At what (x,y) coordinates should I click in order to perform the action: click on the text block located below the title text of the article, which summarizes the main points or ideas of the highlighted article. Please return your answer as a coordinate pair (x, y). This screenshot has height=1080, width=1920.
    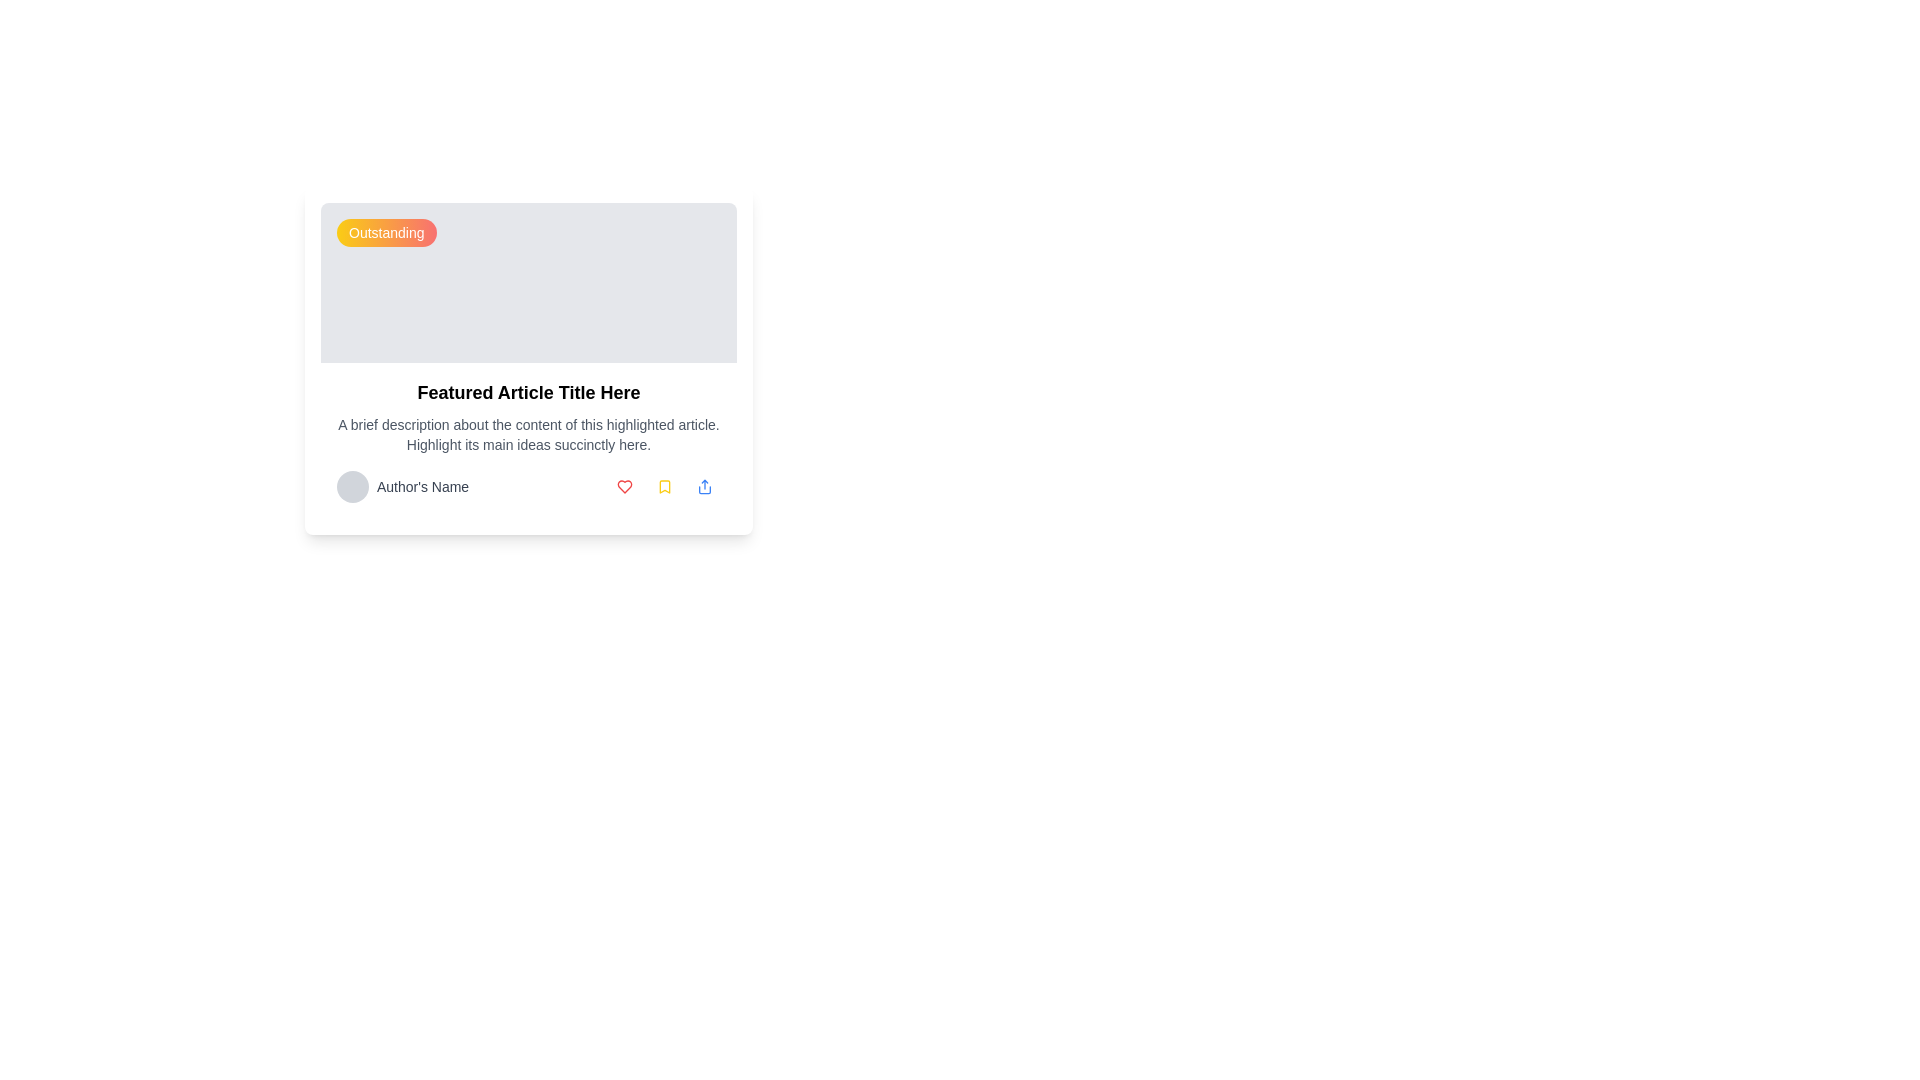
    Looking at the image, I should click on (528, 434).